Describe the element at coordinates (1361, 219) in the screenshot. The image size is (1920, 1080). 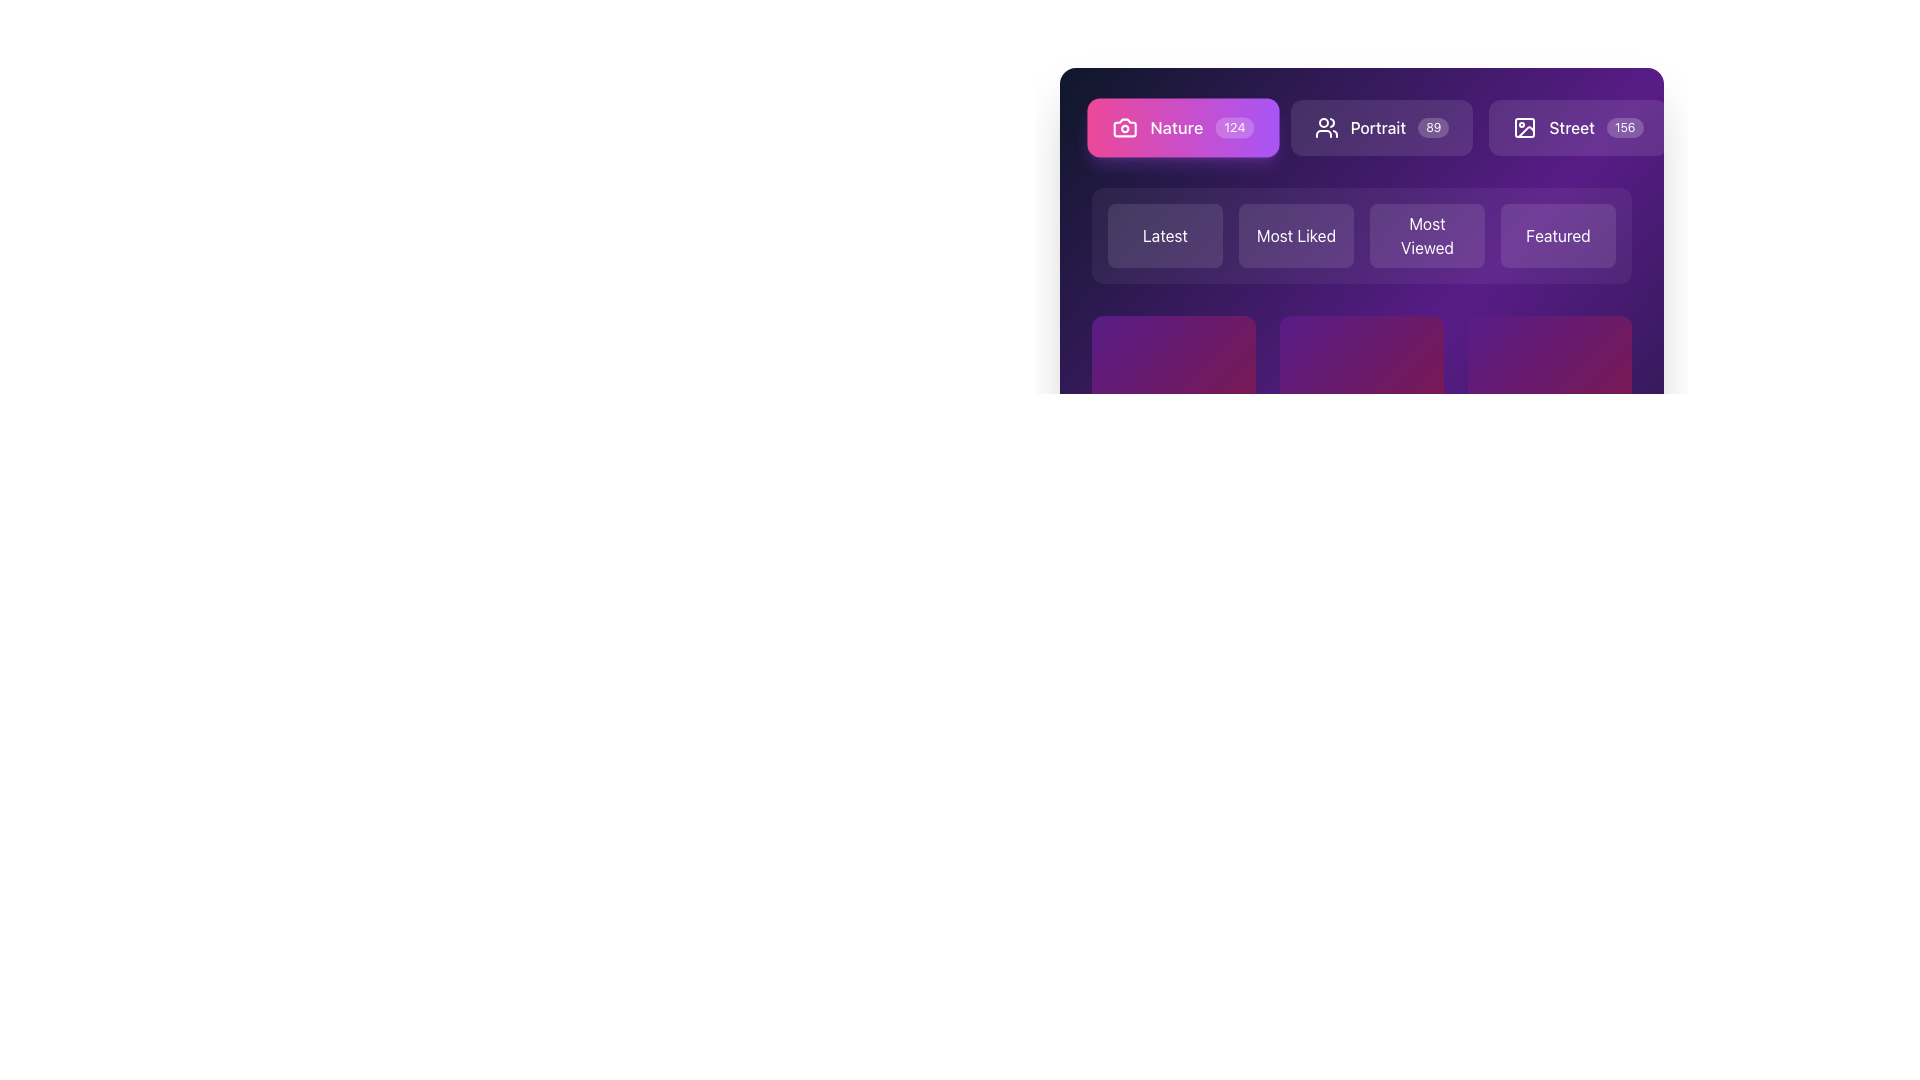
I see `the third button from the left in the horizontal button group to filter by 'Most Viewed'` at that location.